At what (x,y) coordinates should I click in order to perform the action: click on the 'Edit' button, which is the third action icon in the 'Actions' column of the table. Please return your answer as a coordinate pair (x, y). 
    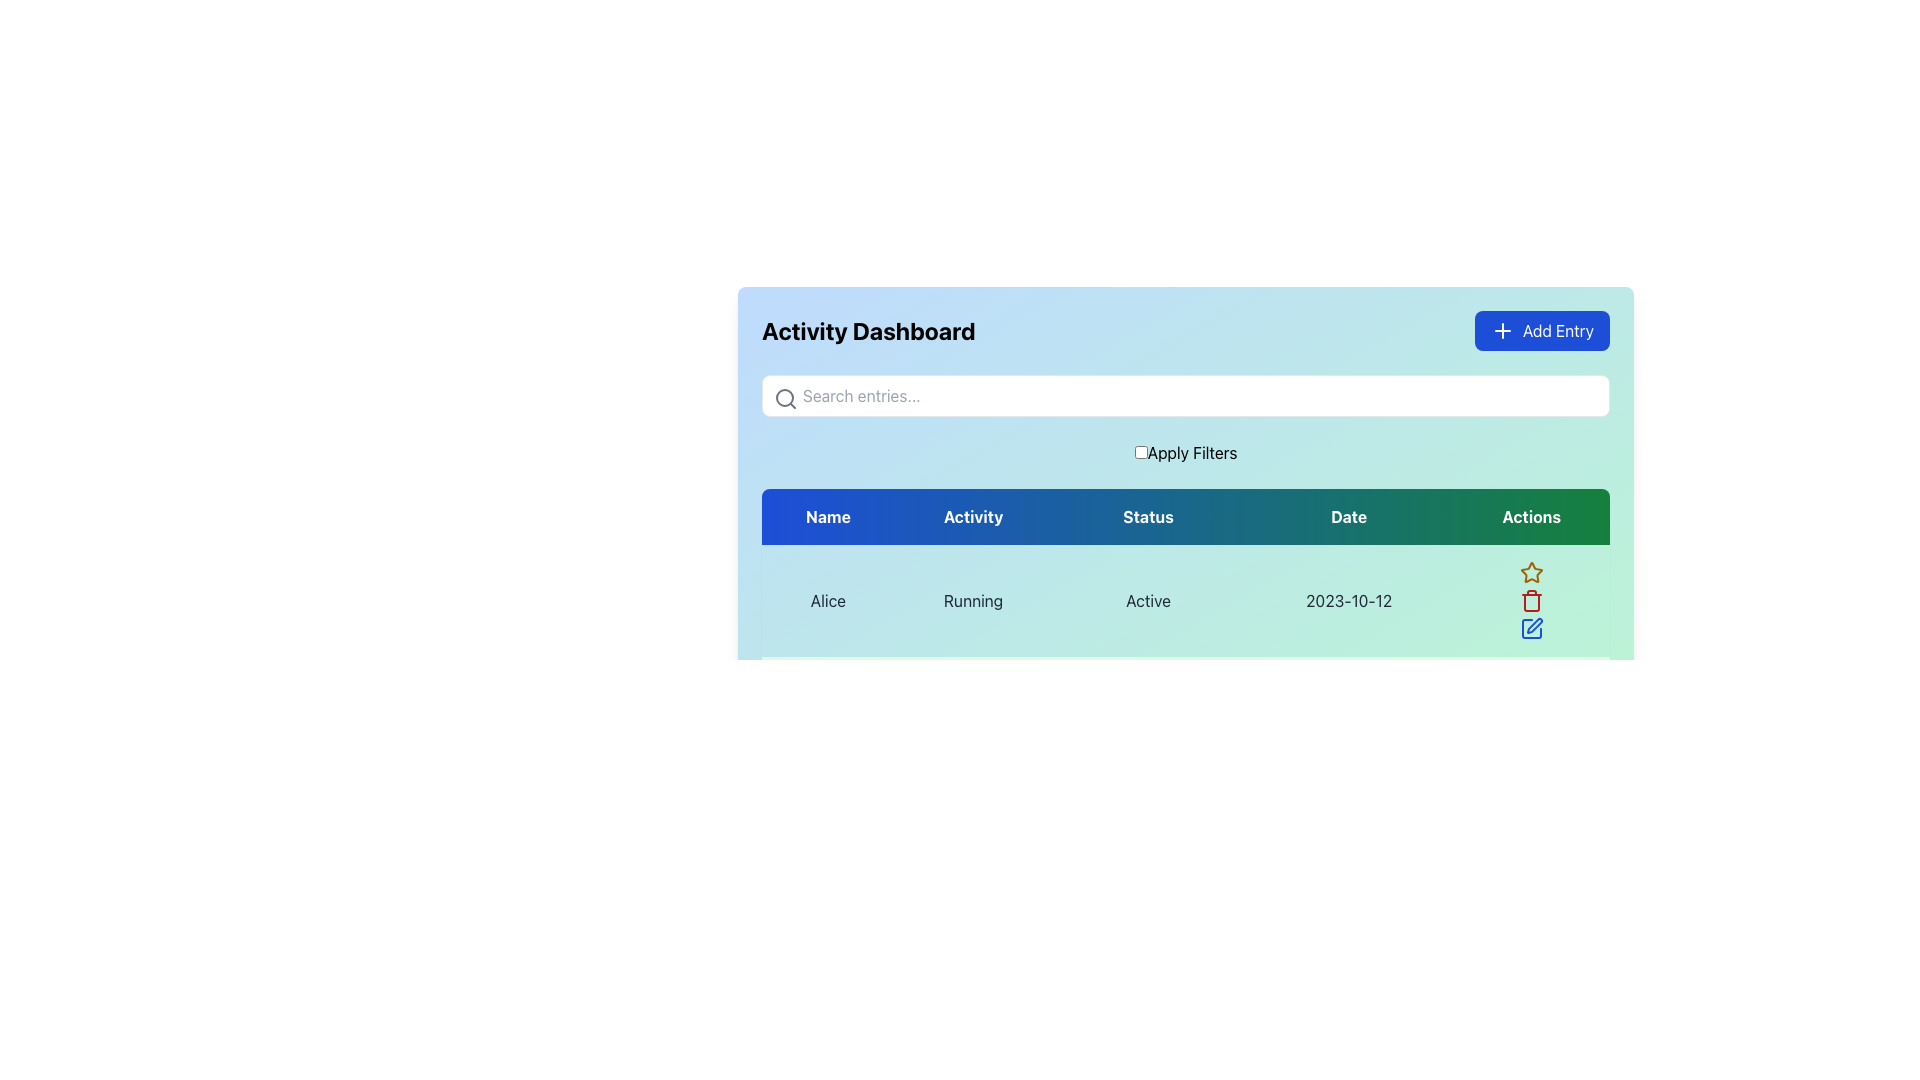
    Looking at the image, I should click on (1530, 627).